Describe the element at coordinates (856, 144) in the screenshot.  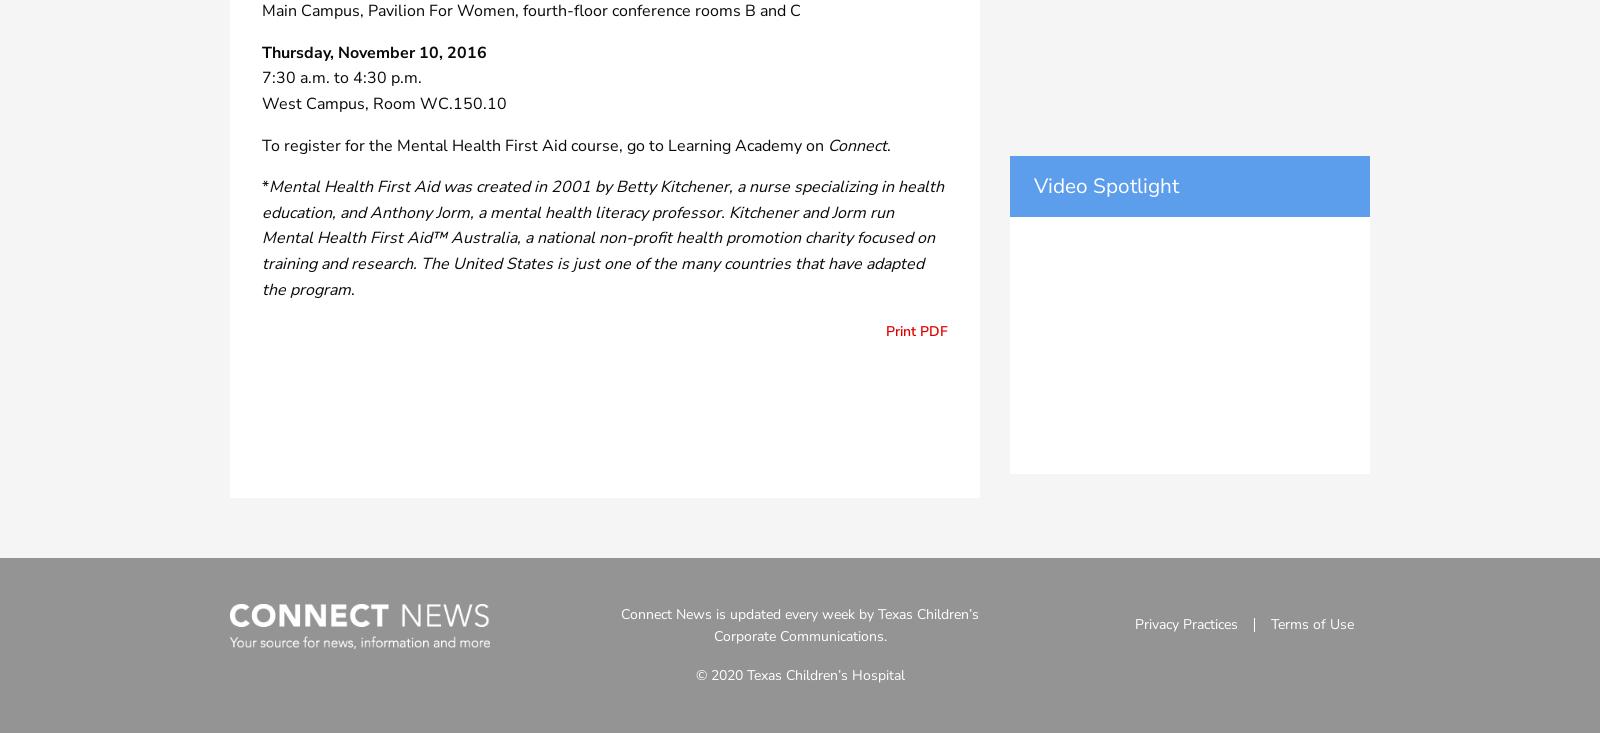
I see `'Connect'` at that location.